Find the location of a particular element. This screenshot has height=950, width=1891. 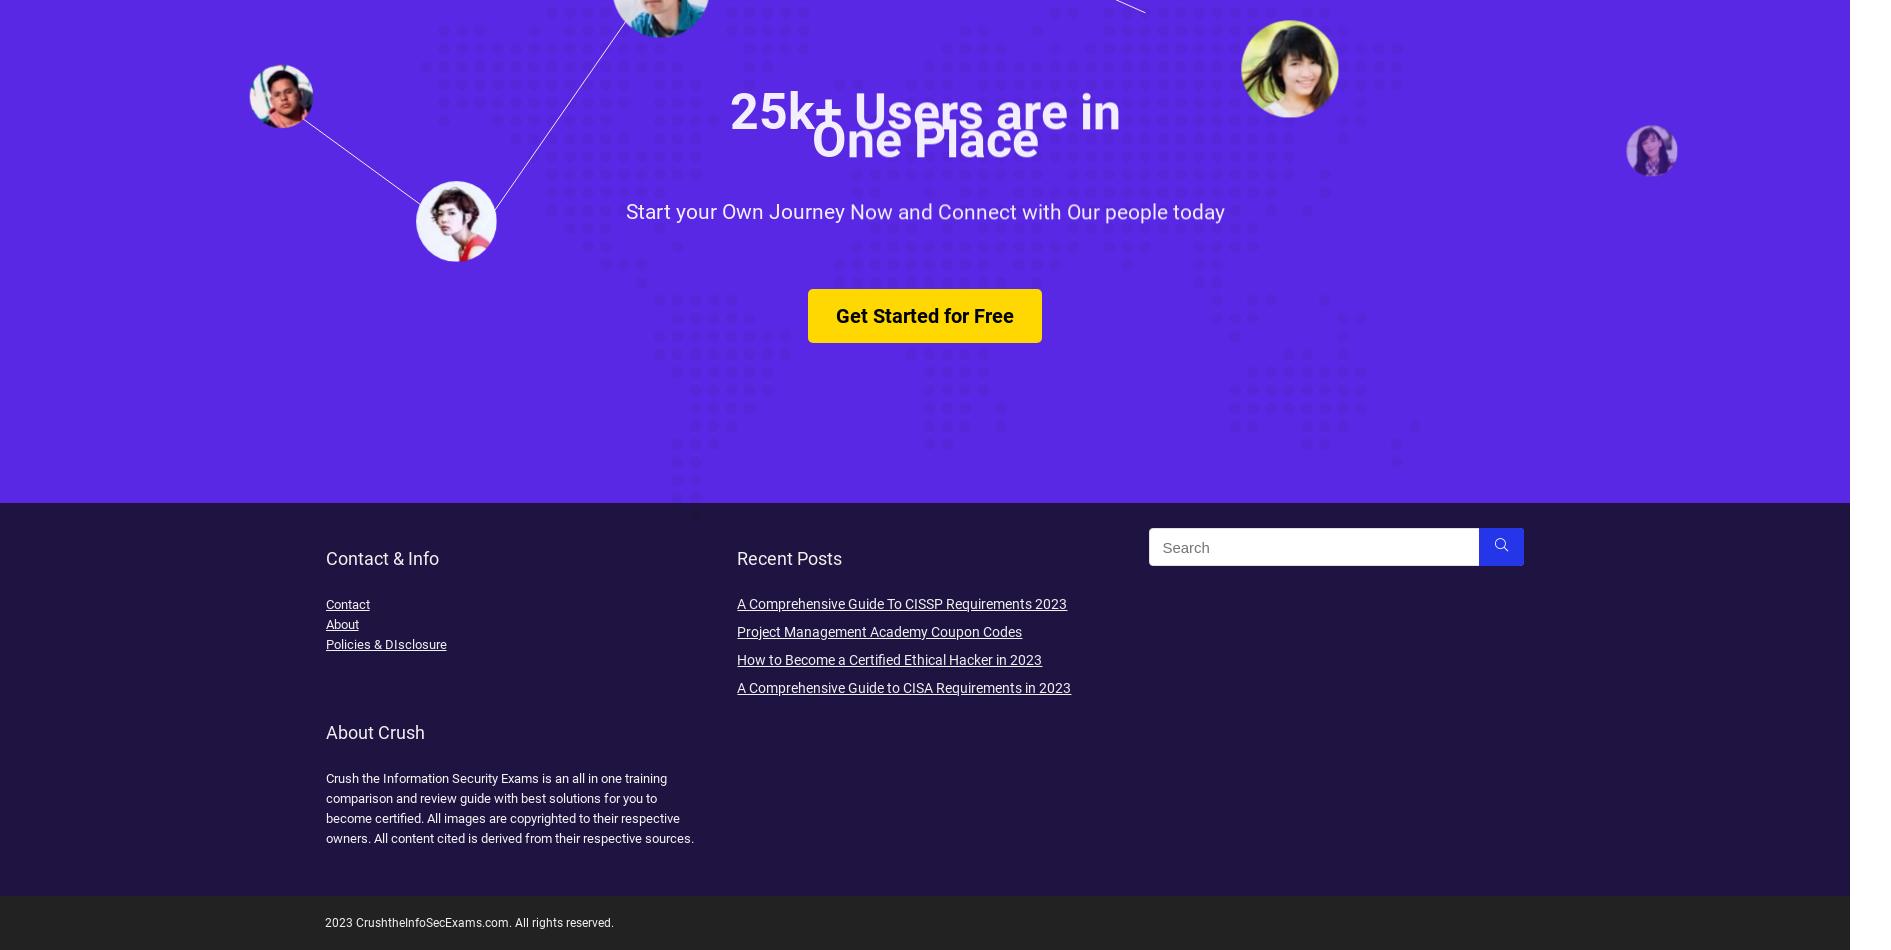

'A Comprehensive Guide to CISA Requirements in  2023' is located at coordinates (904, 687).